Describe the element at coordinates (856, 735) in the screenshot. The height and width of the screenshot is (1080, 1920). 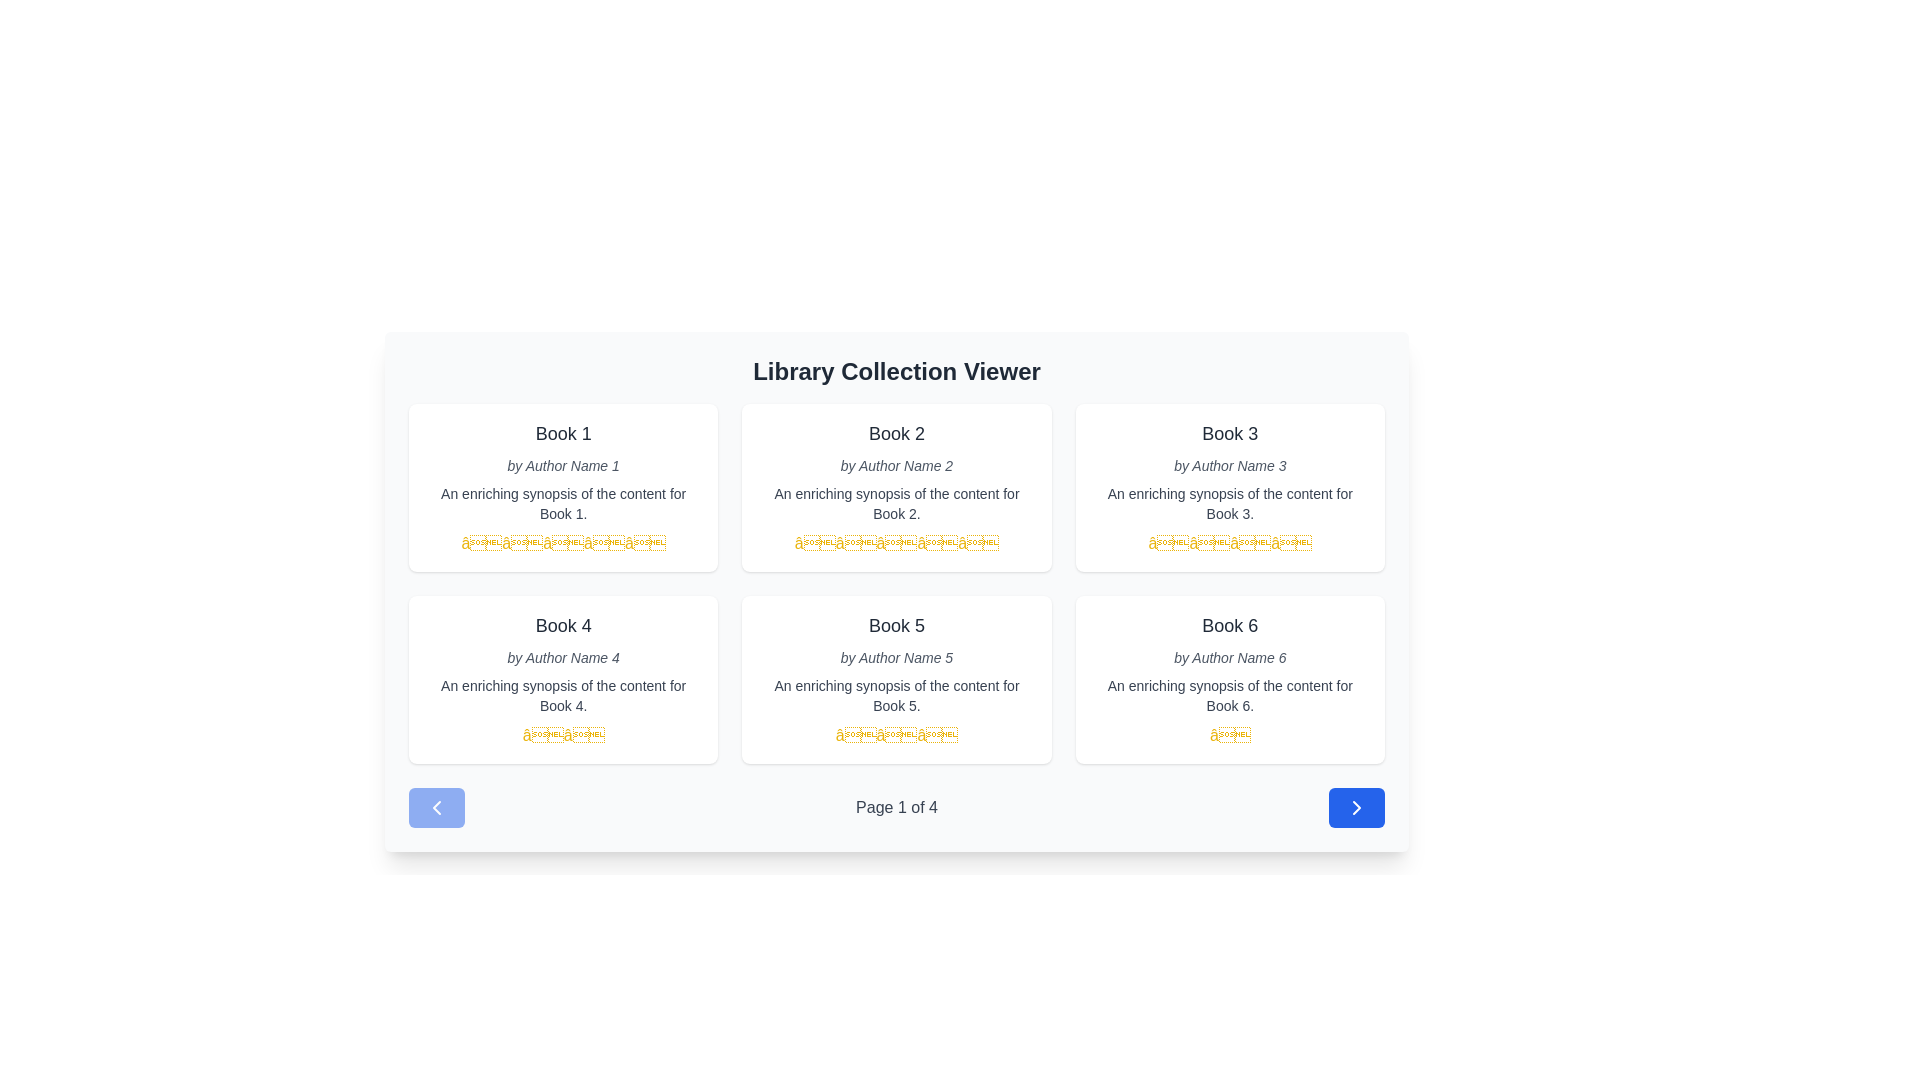
I see `the first yellow star icon in the rating display under 'Book 5', which is positioned in the central column of the library grid interface` at that location.